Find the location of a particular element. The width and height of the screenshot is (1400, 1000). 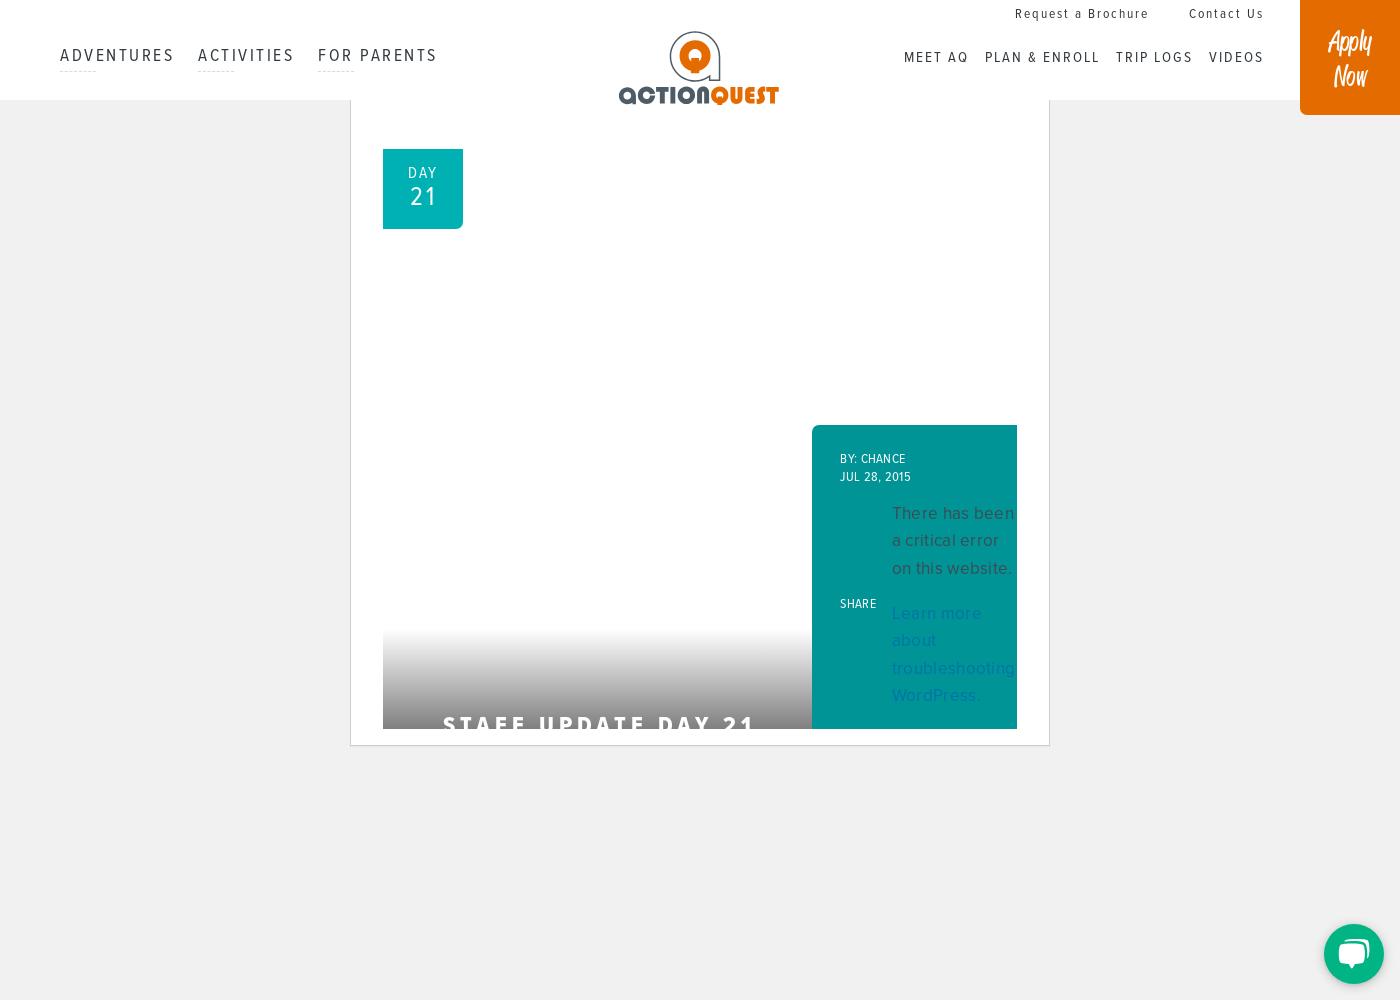

'Learn more about troubleshooting WordPress.' is located at coordinates (952, 654).